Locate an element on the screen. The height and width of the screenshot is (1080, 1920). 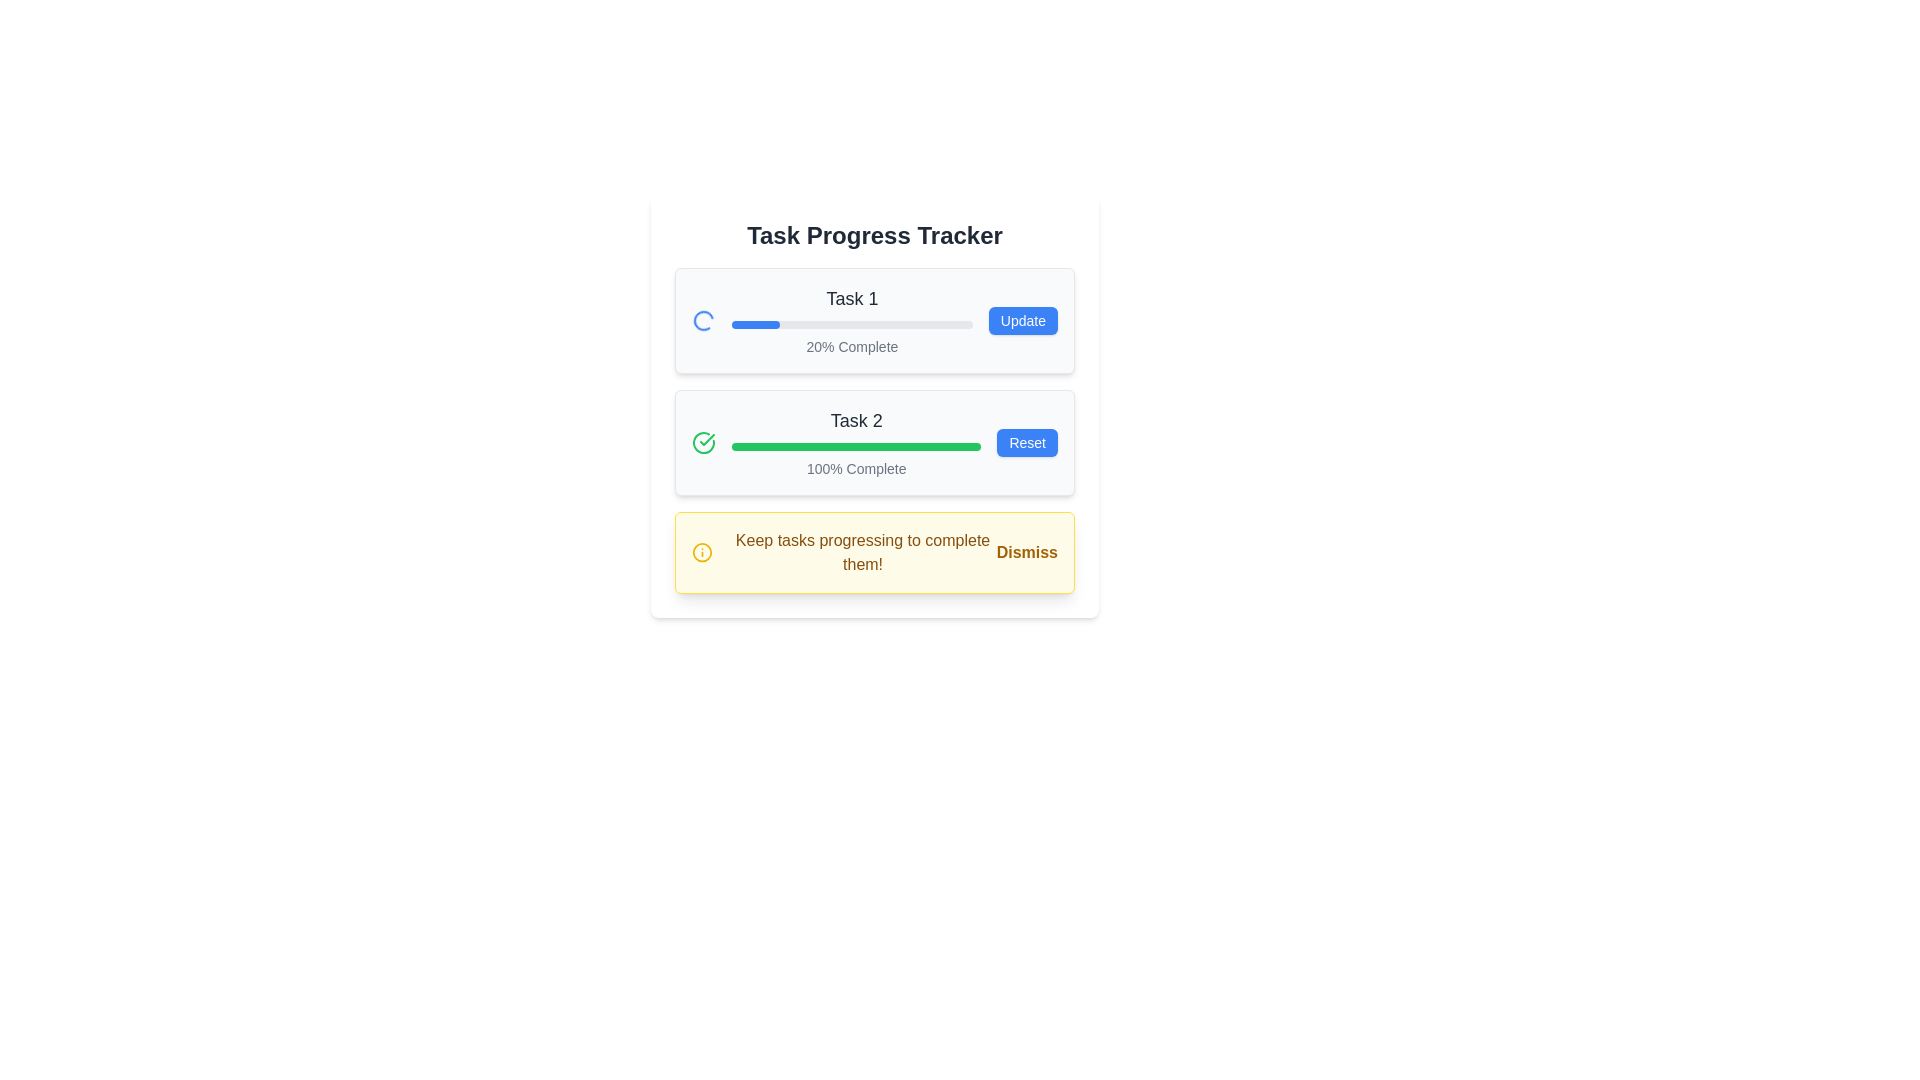
the Progress Bar that visually represents the 20% completion of Task 1, located below 'Task 1' and above '20% Complete' is located at coordinates (852, 323).